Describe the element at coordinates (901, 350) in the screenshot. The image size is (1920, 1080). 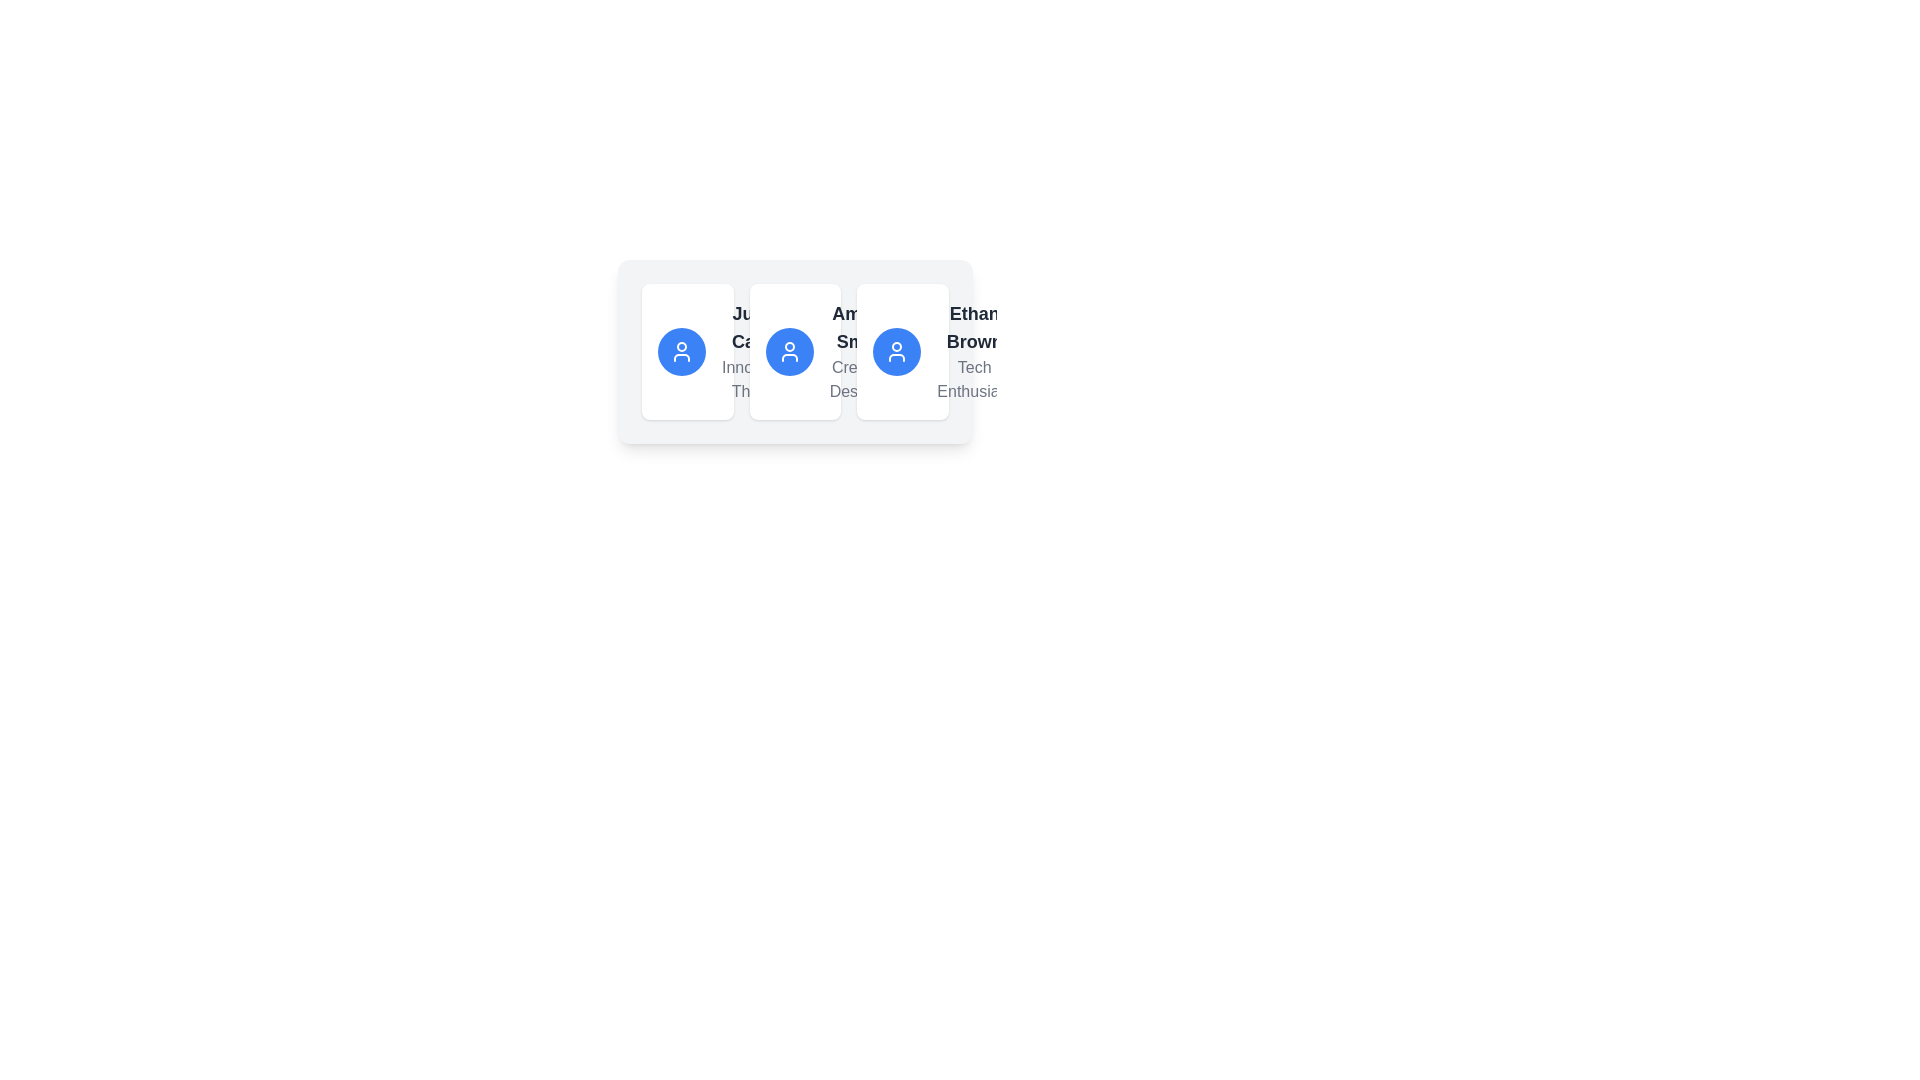
I see `the text 'Ethan Brown' in the Profile display element` at that location.